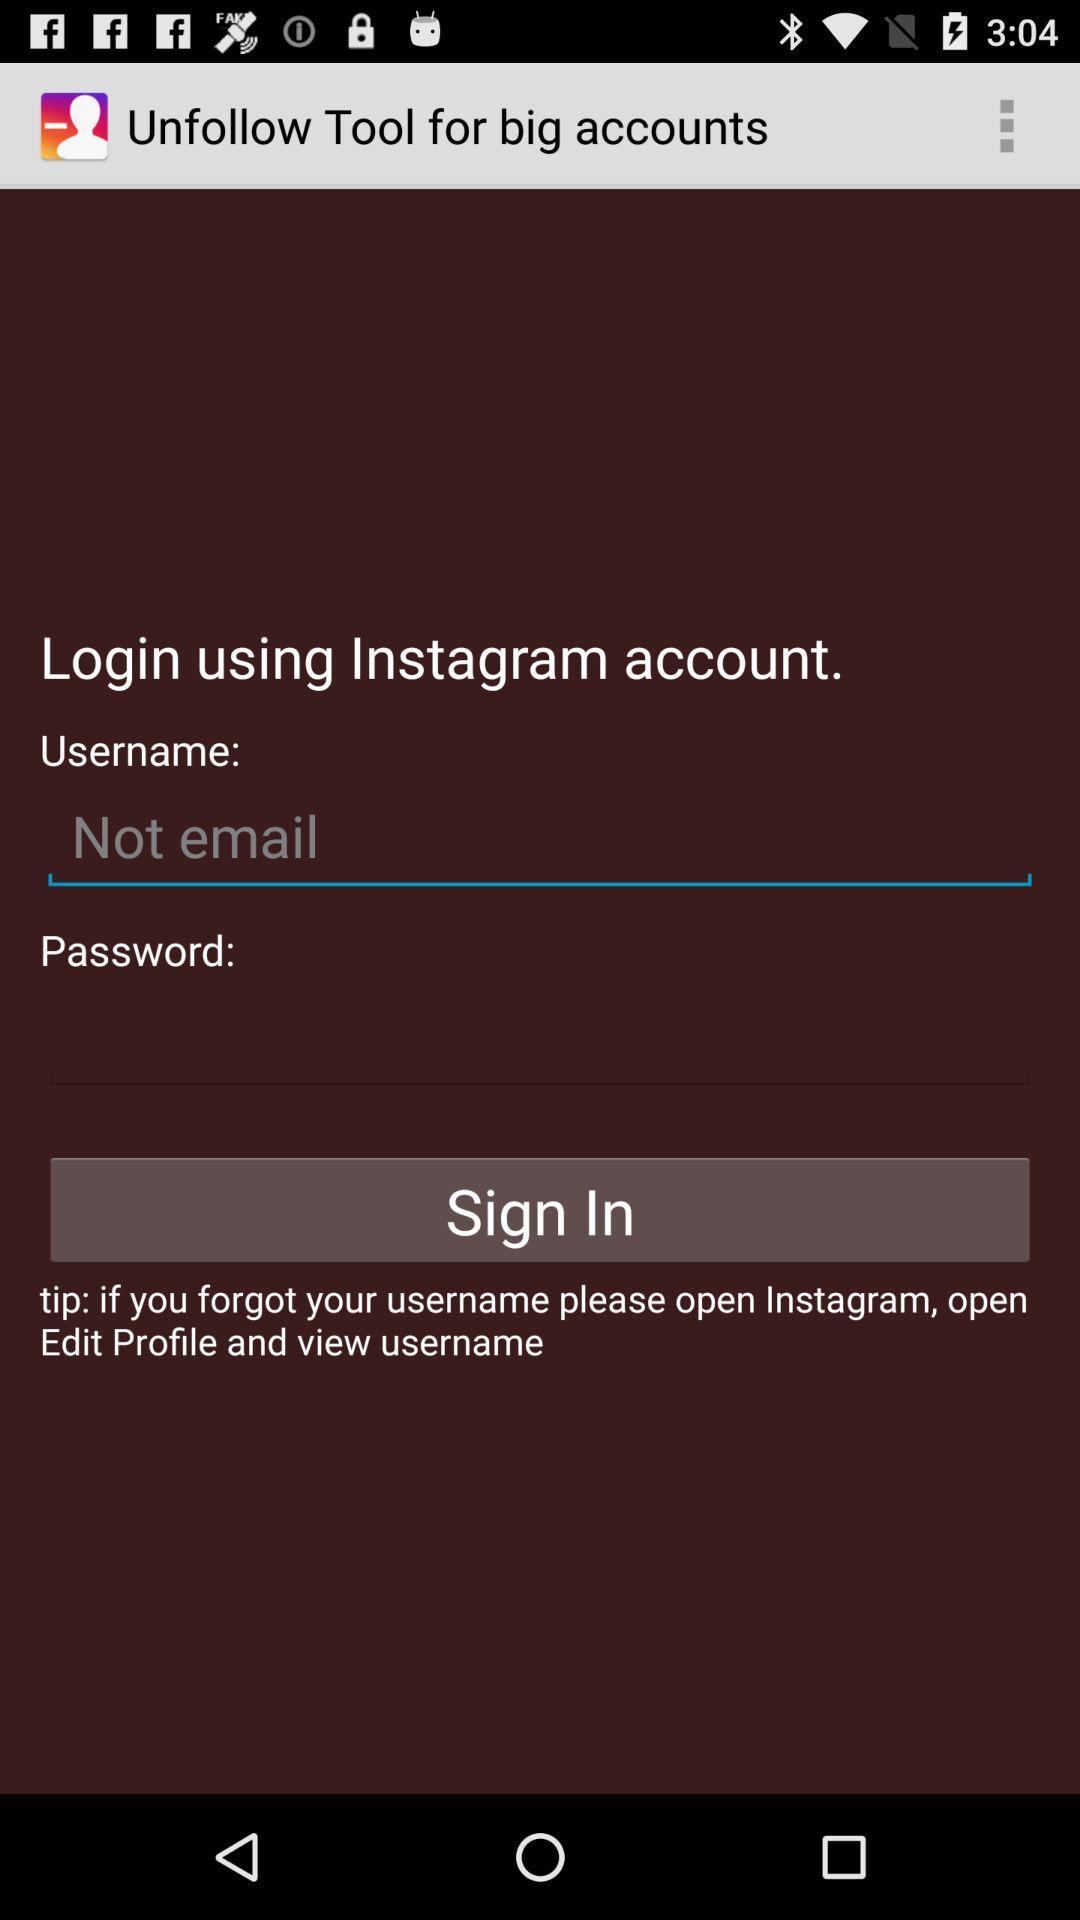 This screenshot has height=1920, width=1080. I want to click on icon above tip if you icon, so click(540, 1209).